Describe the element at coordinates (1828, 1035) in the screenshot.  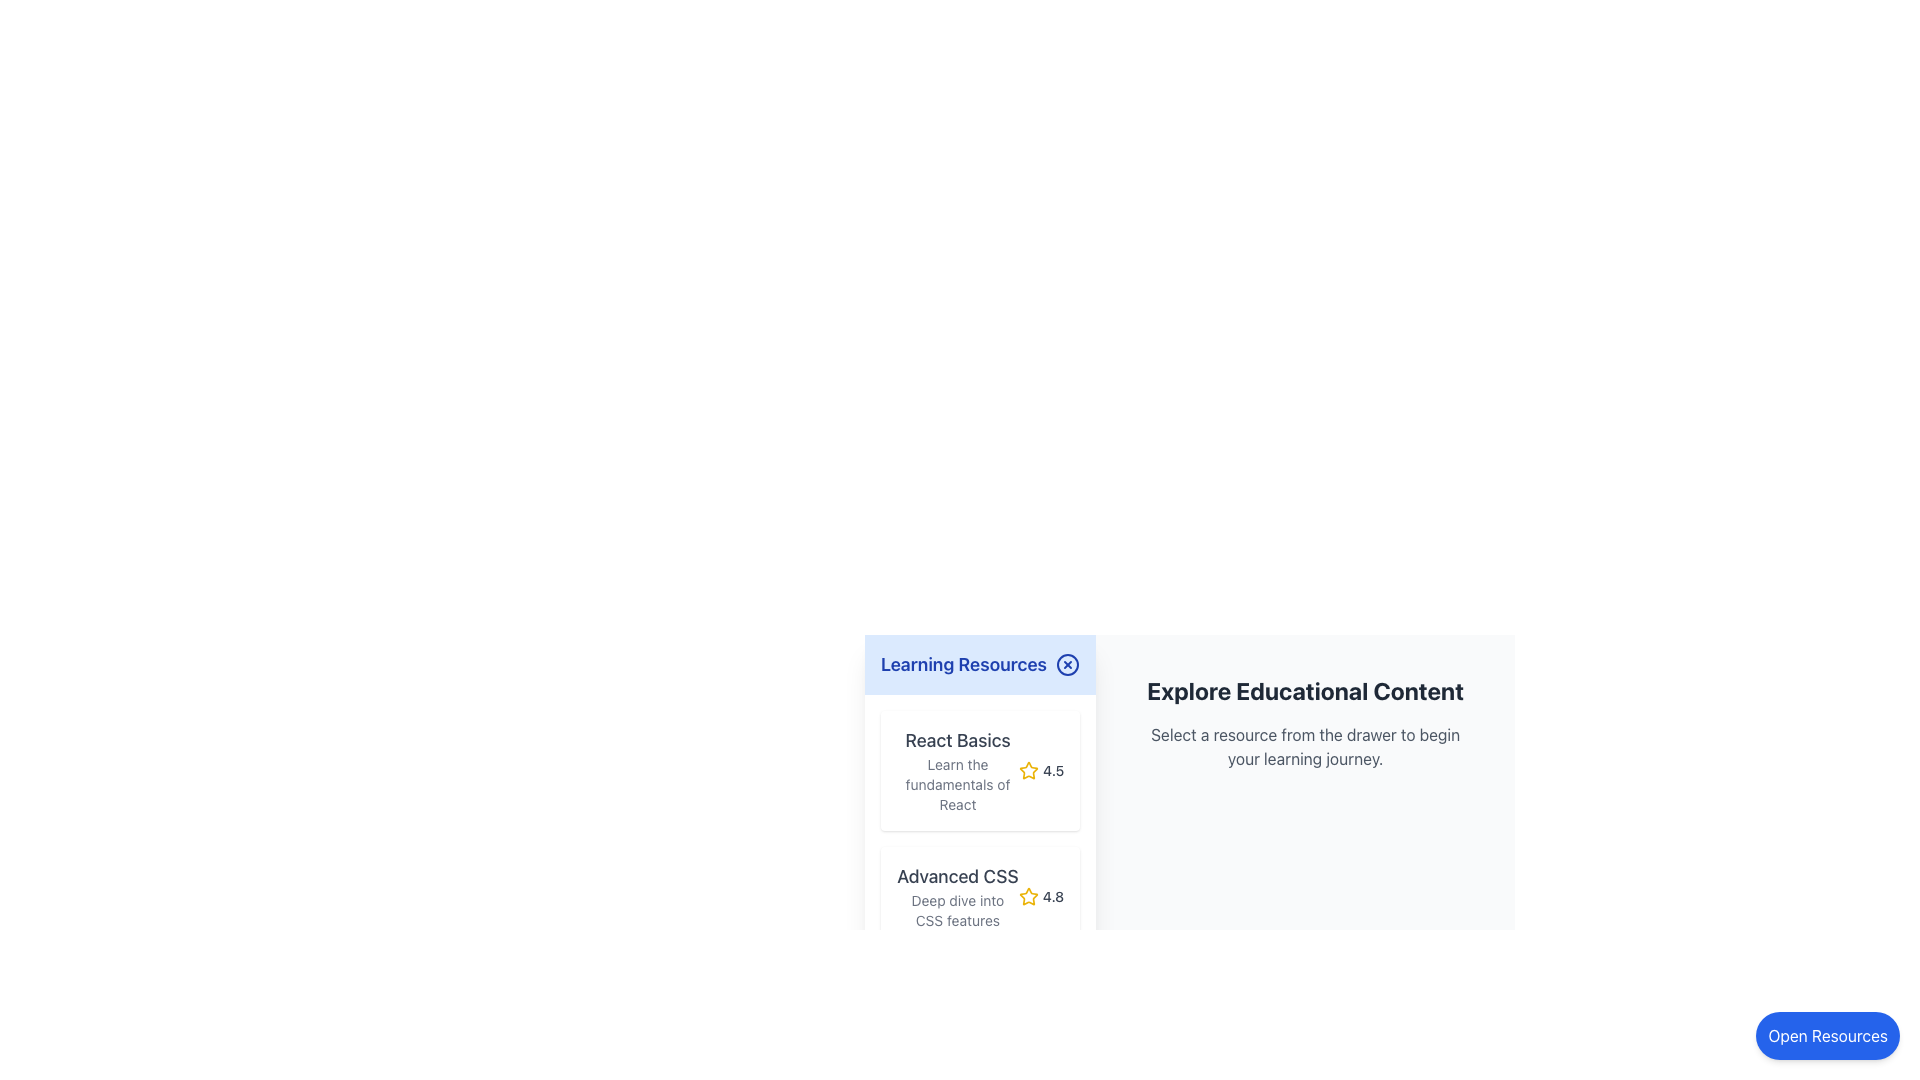
I see `the rounded rectangular button with a blue background labeled 'Open Resources'` at that location.